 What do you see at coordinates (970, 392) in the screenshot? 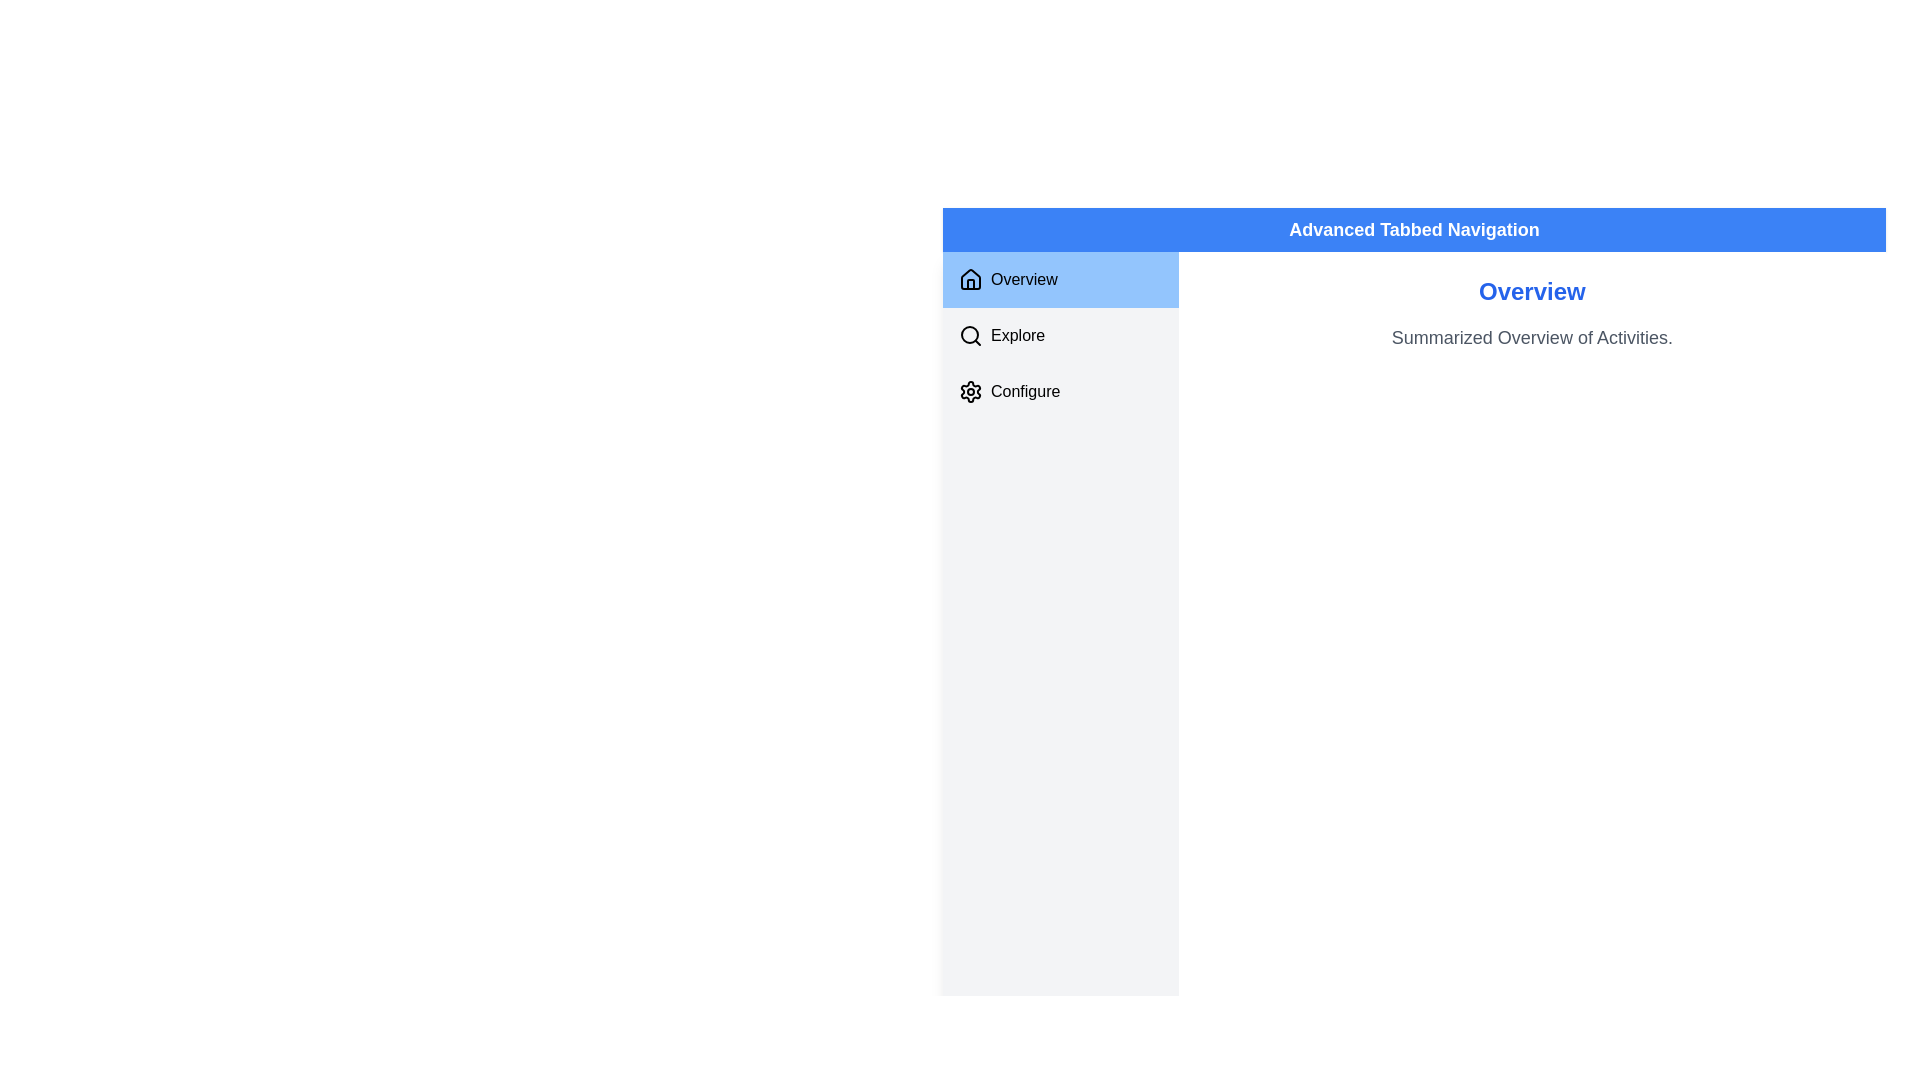
I see `the gear icon representing settings, which is part of the 'Configure' text label in the sidebar menu` at bounding box center [970, 392].